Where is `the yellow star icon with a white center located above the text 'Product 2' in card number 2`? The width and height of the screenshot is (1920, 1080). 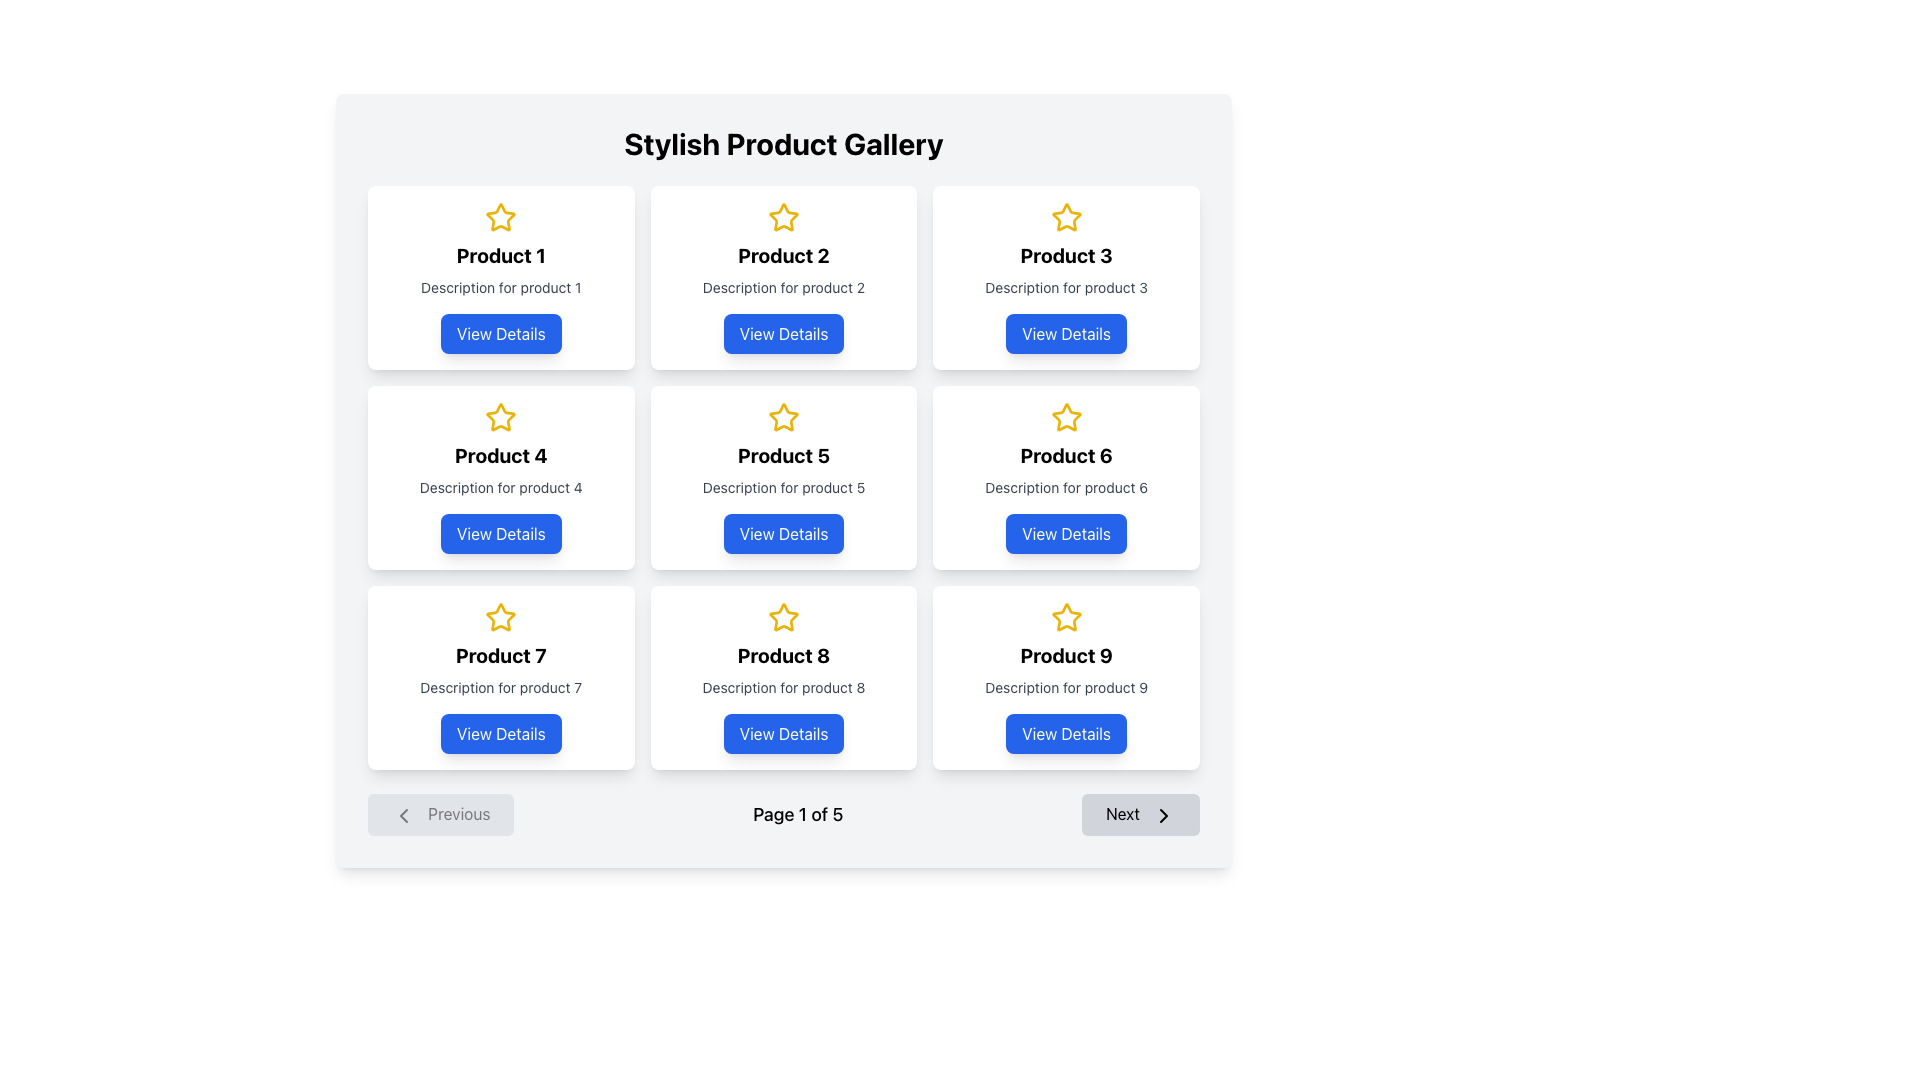 the yellow star icon with a white center located above the text 'Product 2' in card number 2 is located at coordinates (782, 217).